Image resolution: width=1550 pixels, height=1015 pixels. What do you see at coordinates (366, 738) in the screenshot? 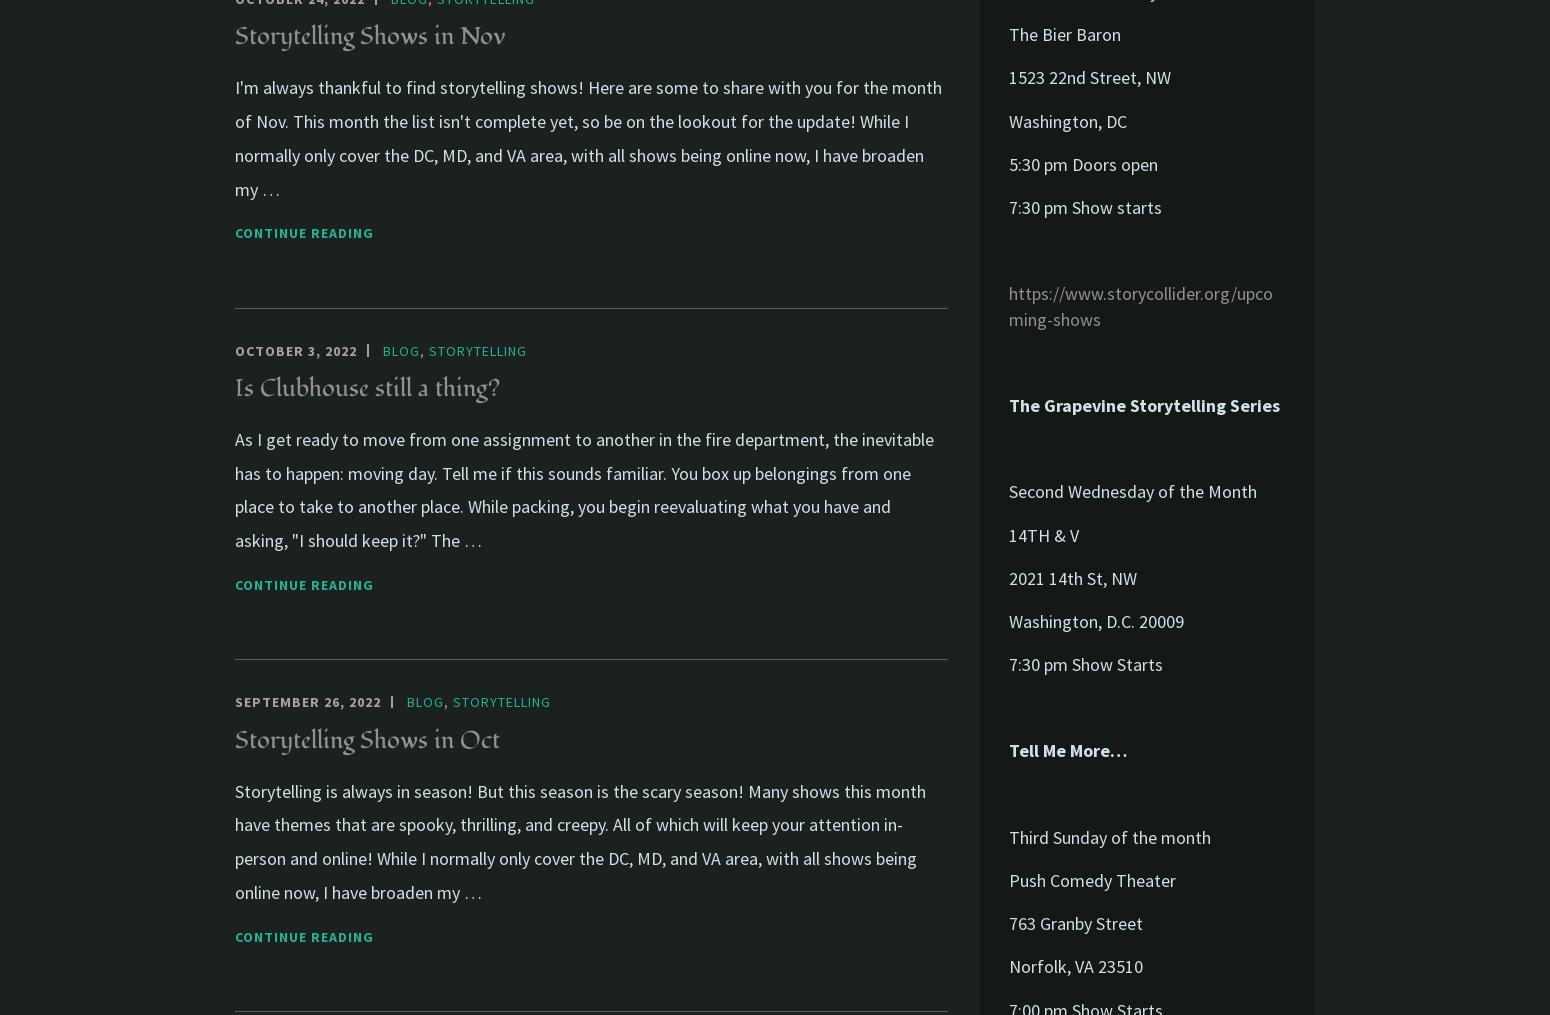
I see `'Storytelling Shows in Oct'` at bounding box center [366, 738].